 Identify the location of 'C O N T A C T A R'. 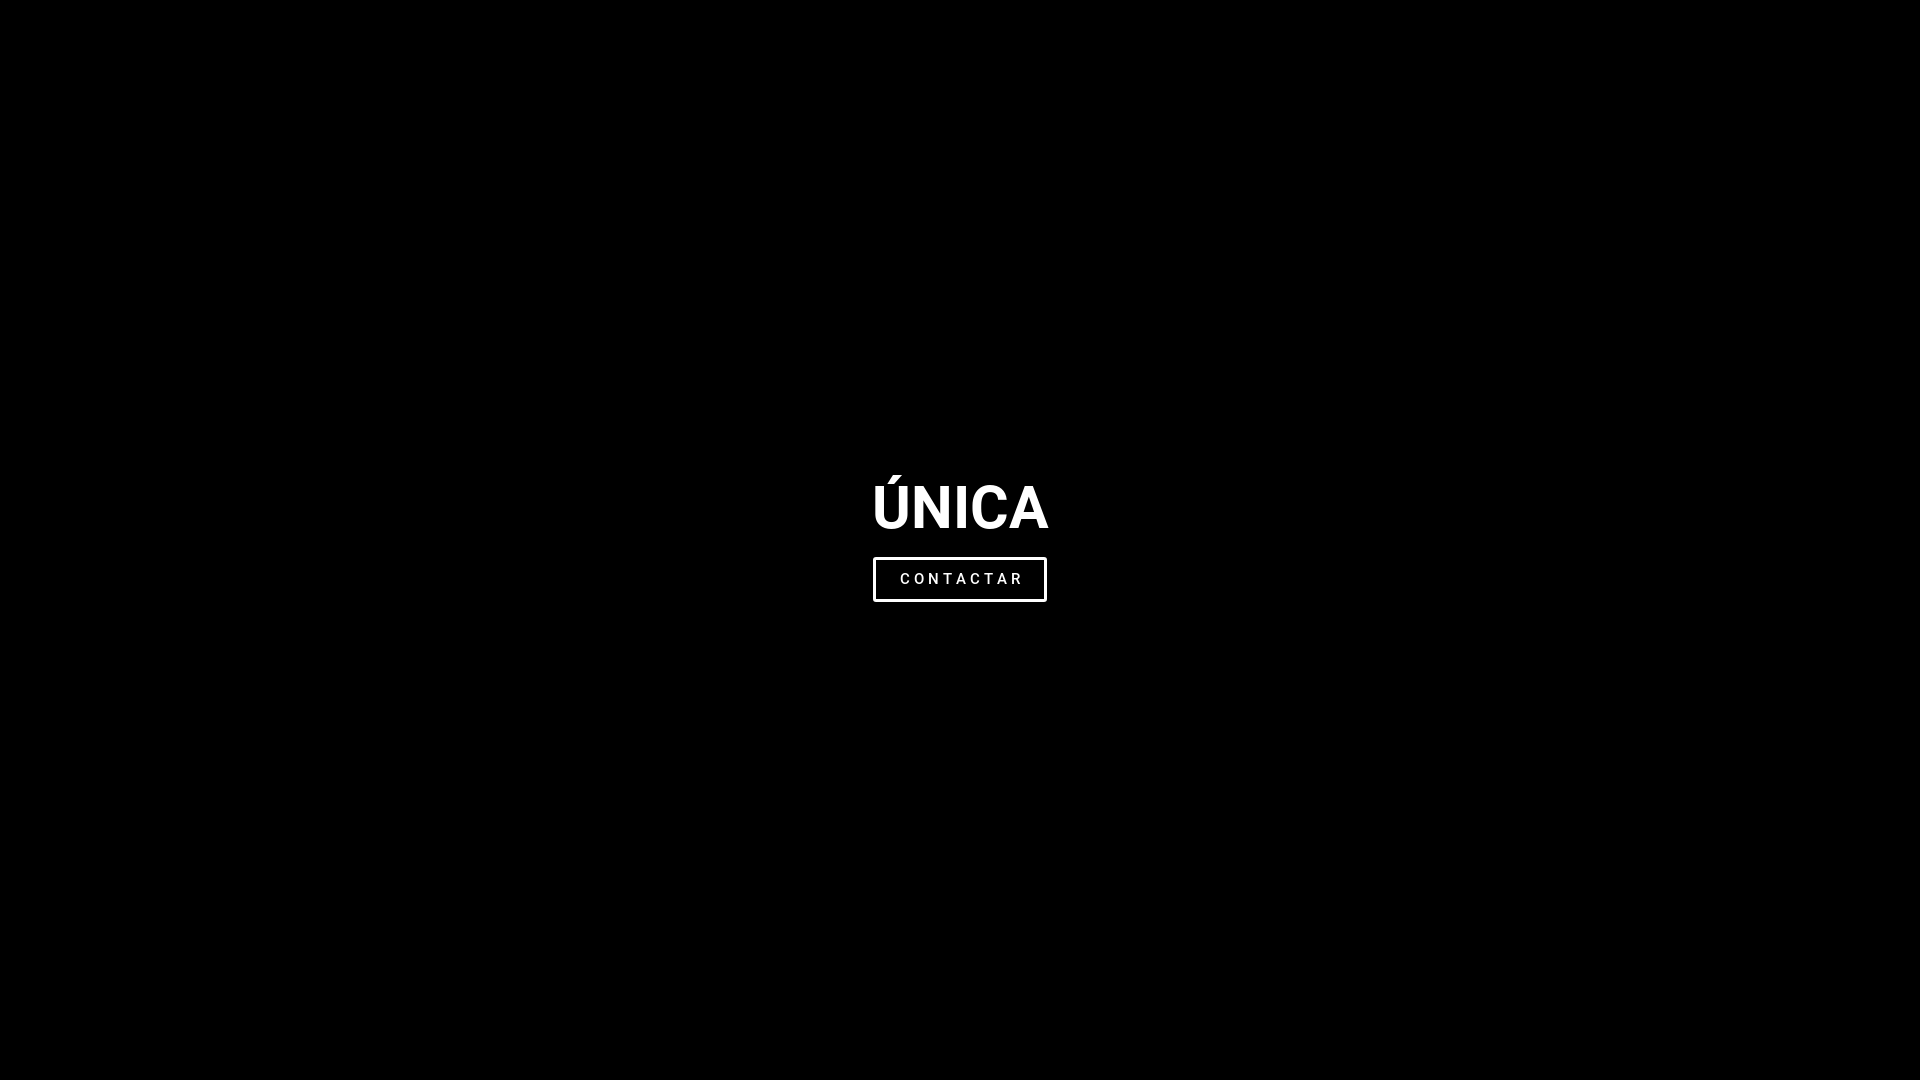
(960, 579).